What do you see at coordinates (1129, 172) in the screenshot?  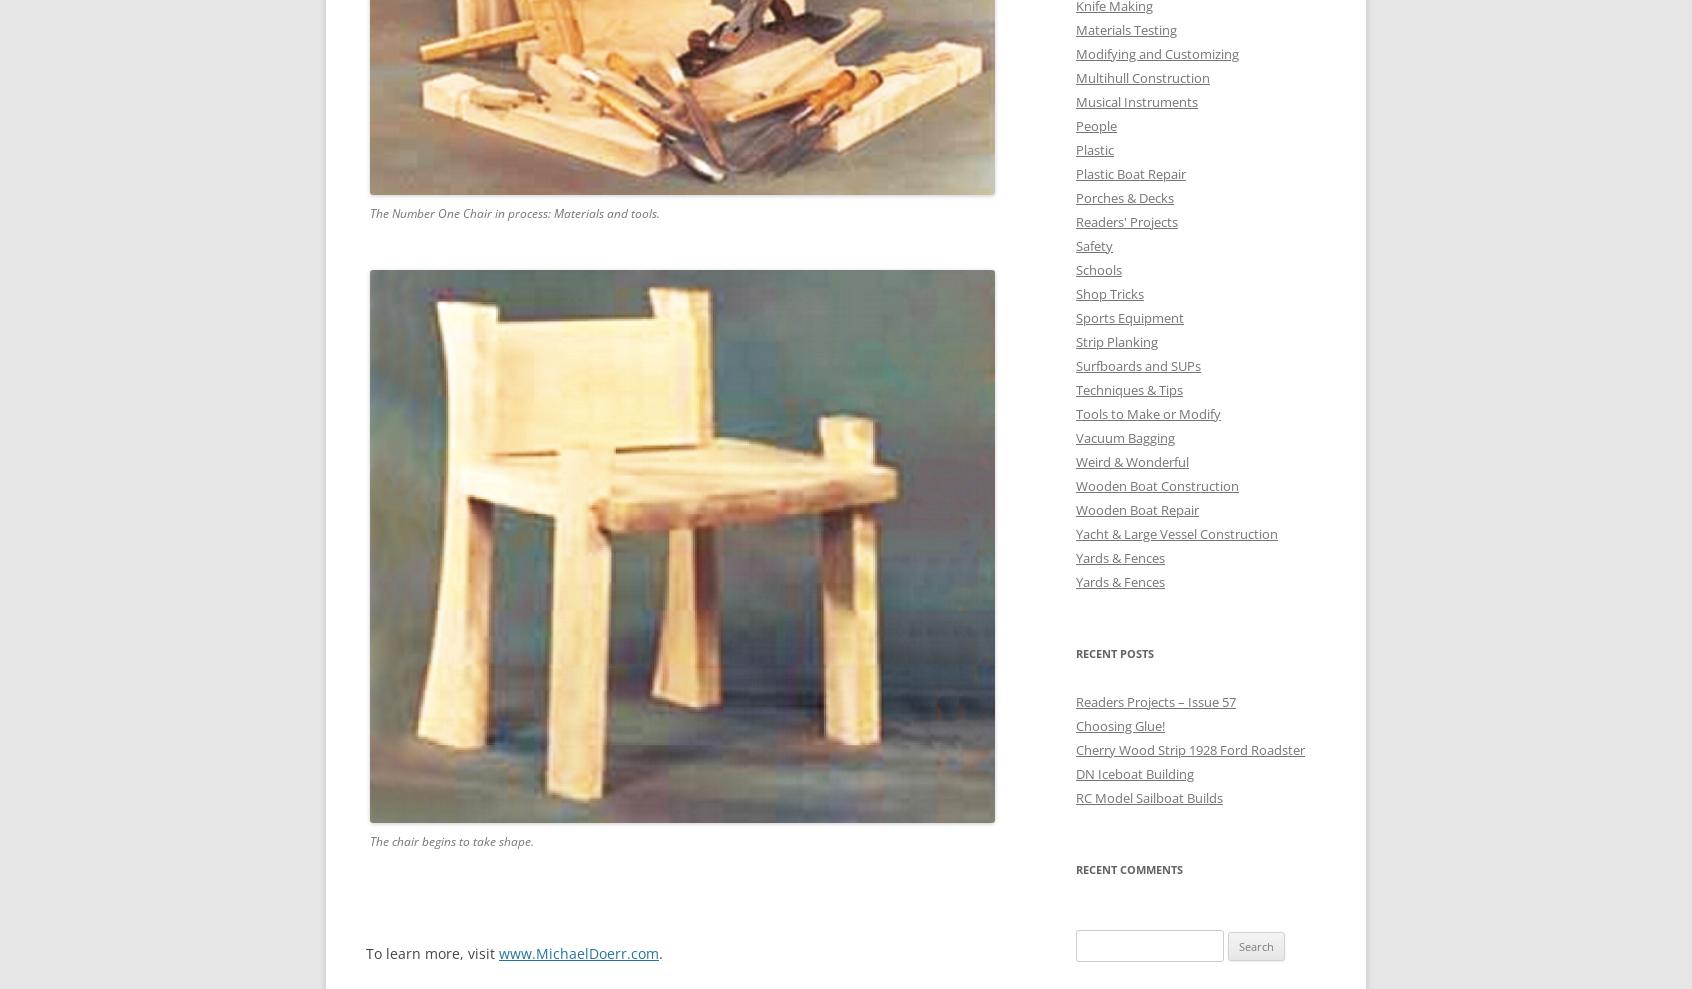 I see `'Plastic Boat Repair'` at bounding box center [1129, 172].